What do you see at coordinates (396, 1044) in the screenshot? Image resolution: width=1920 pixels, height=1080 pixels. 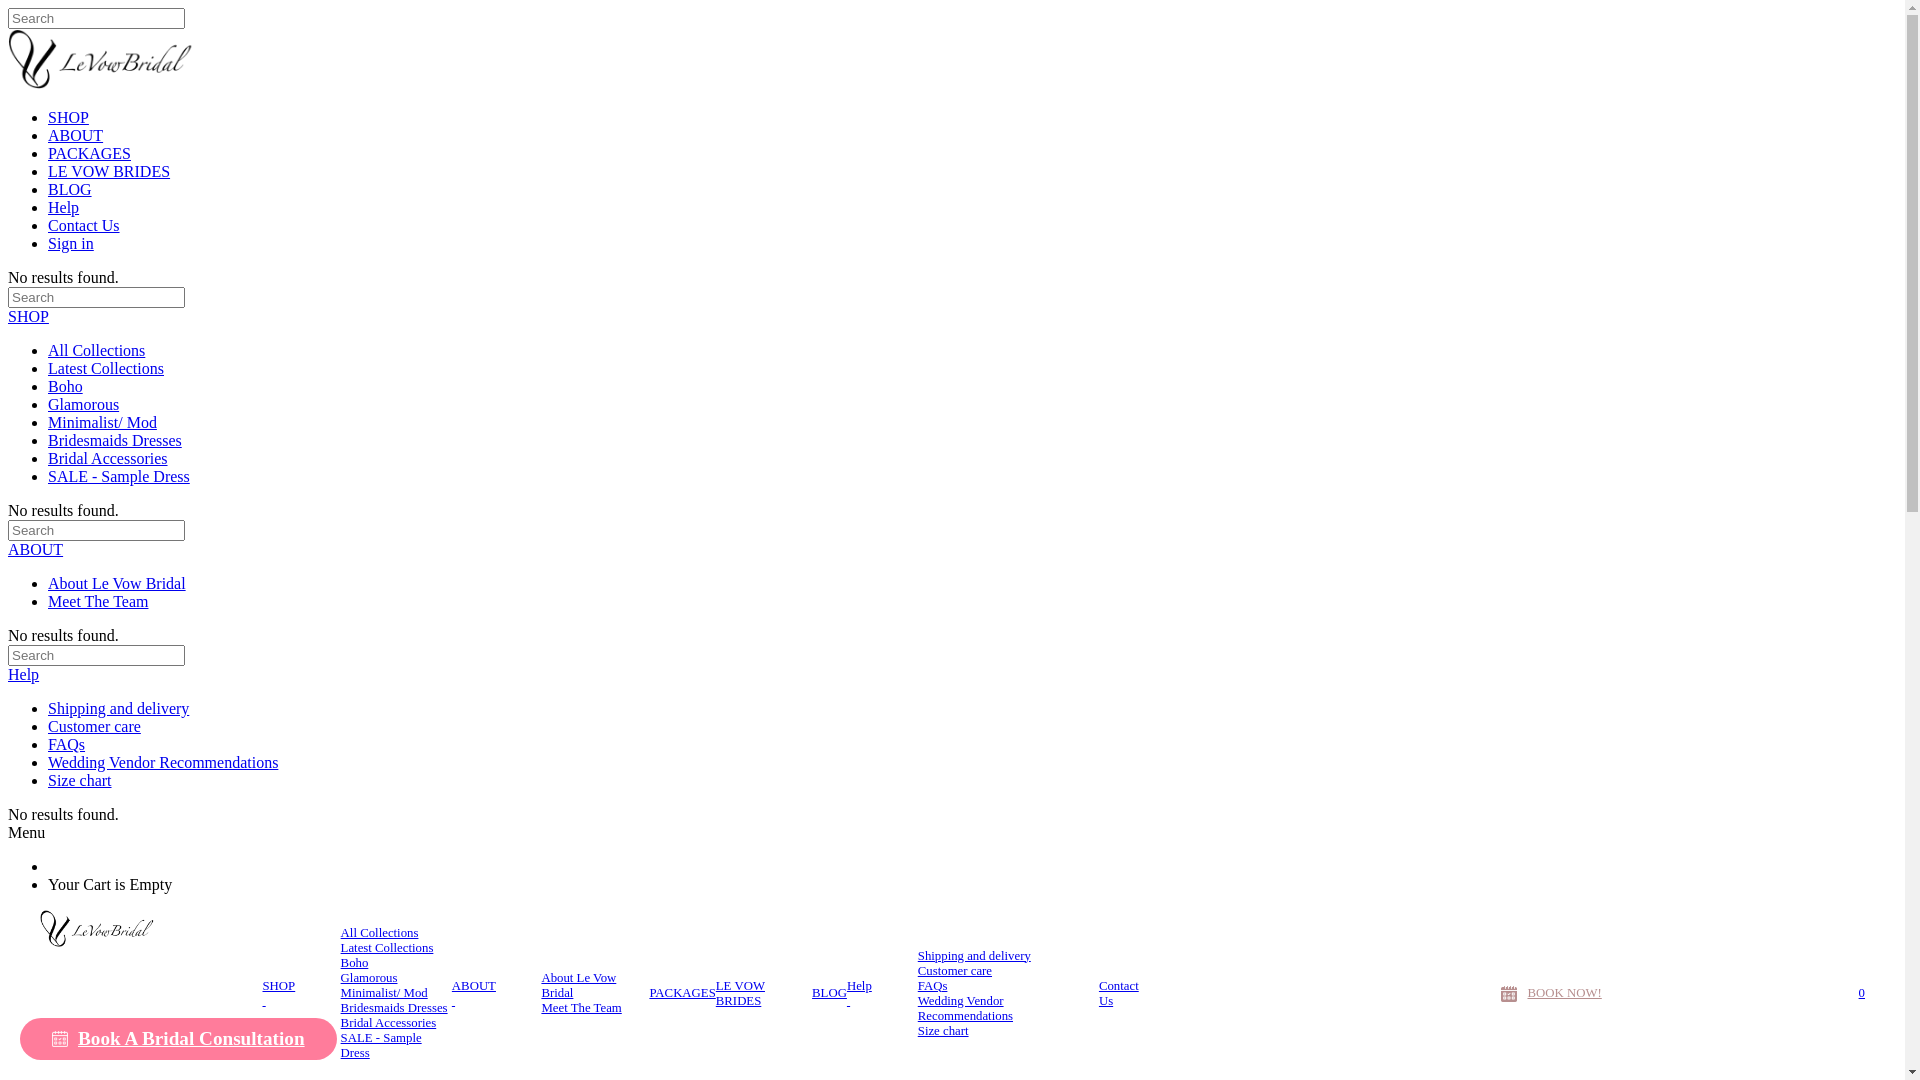 I see `'SALE - Sample Dress'` at bounding box center [396, 1044].